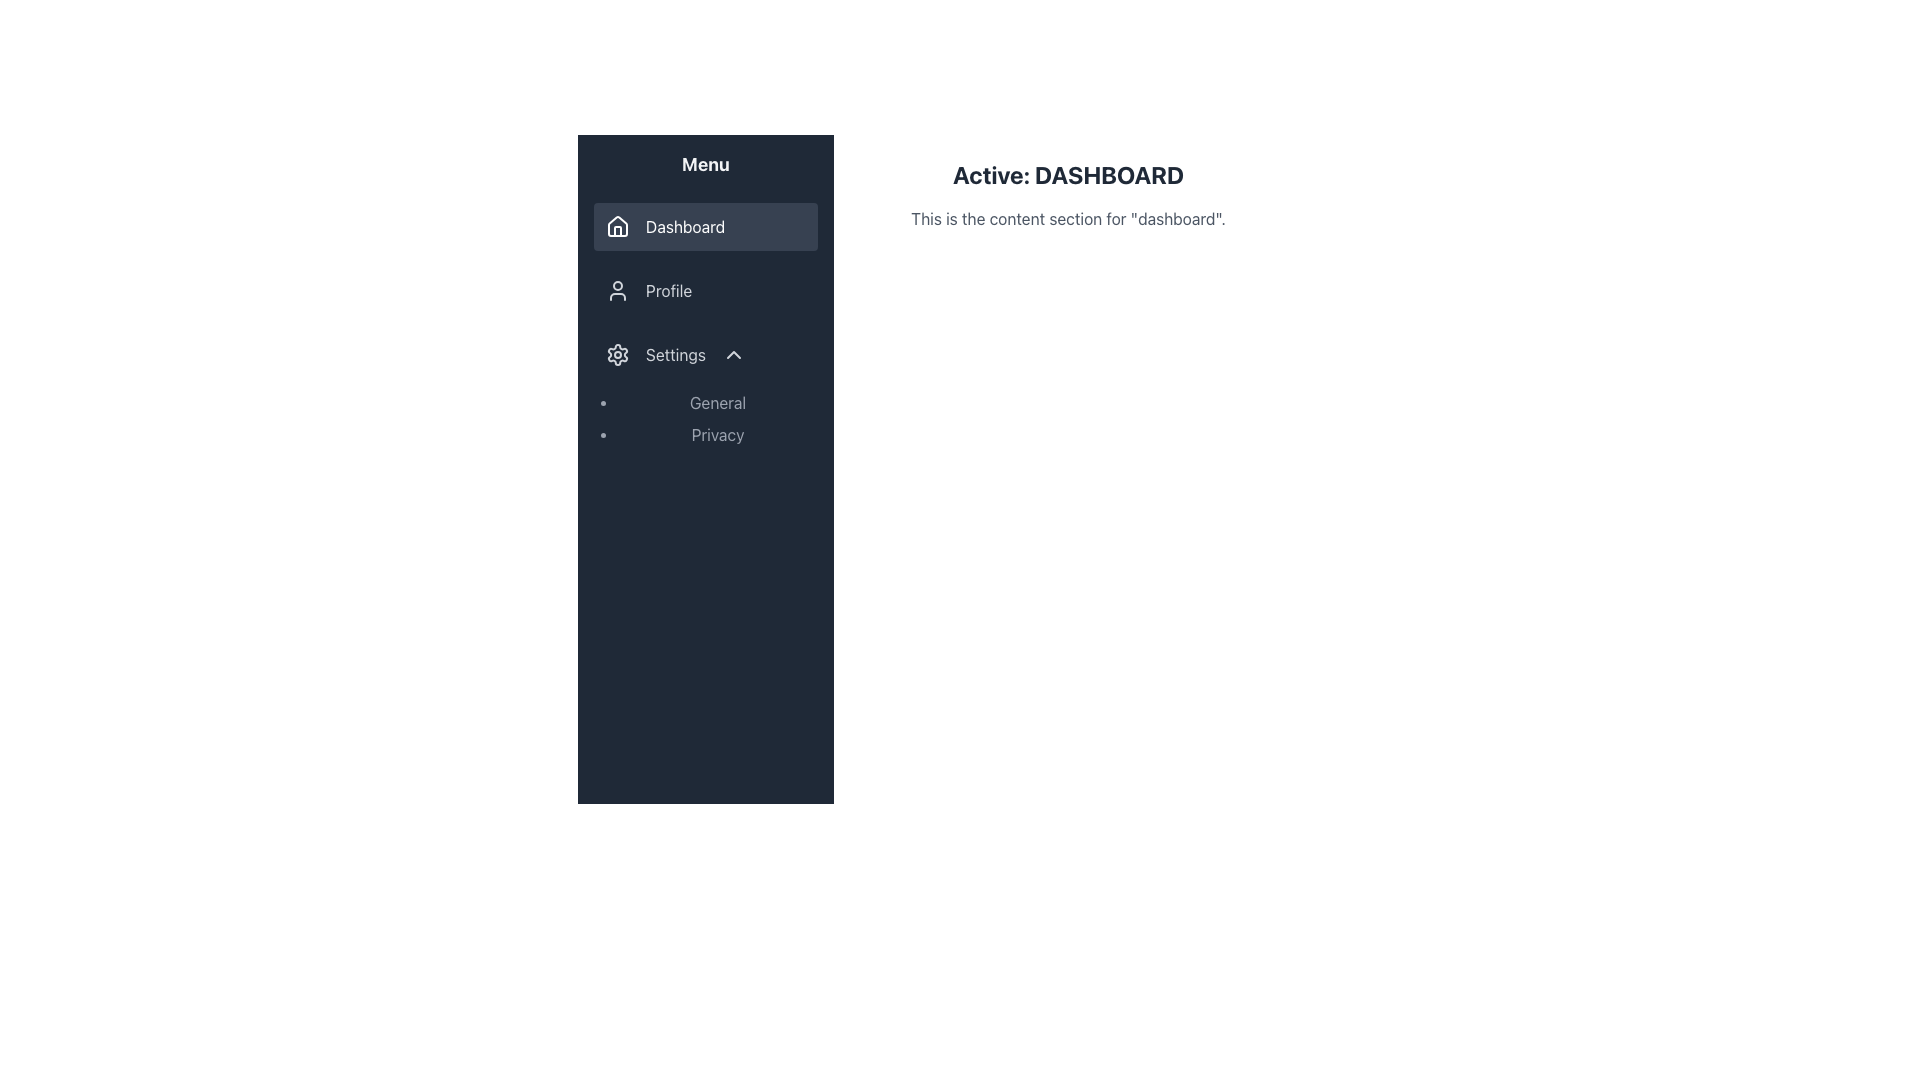 Image resolution: width=1920 pixels, height=1080 pixels. What do you see at coordinates (617, 353) in the screenshot?
I see `the gear-like icon in the 'Settings' menu option located in the left-side navigation menu to interact with its associated menu` at bounding box center [617, 353].